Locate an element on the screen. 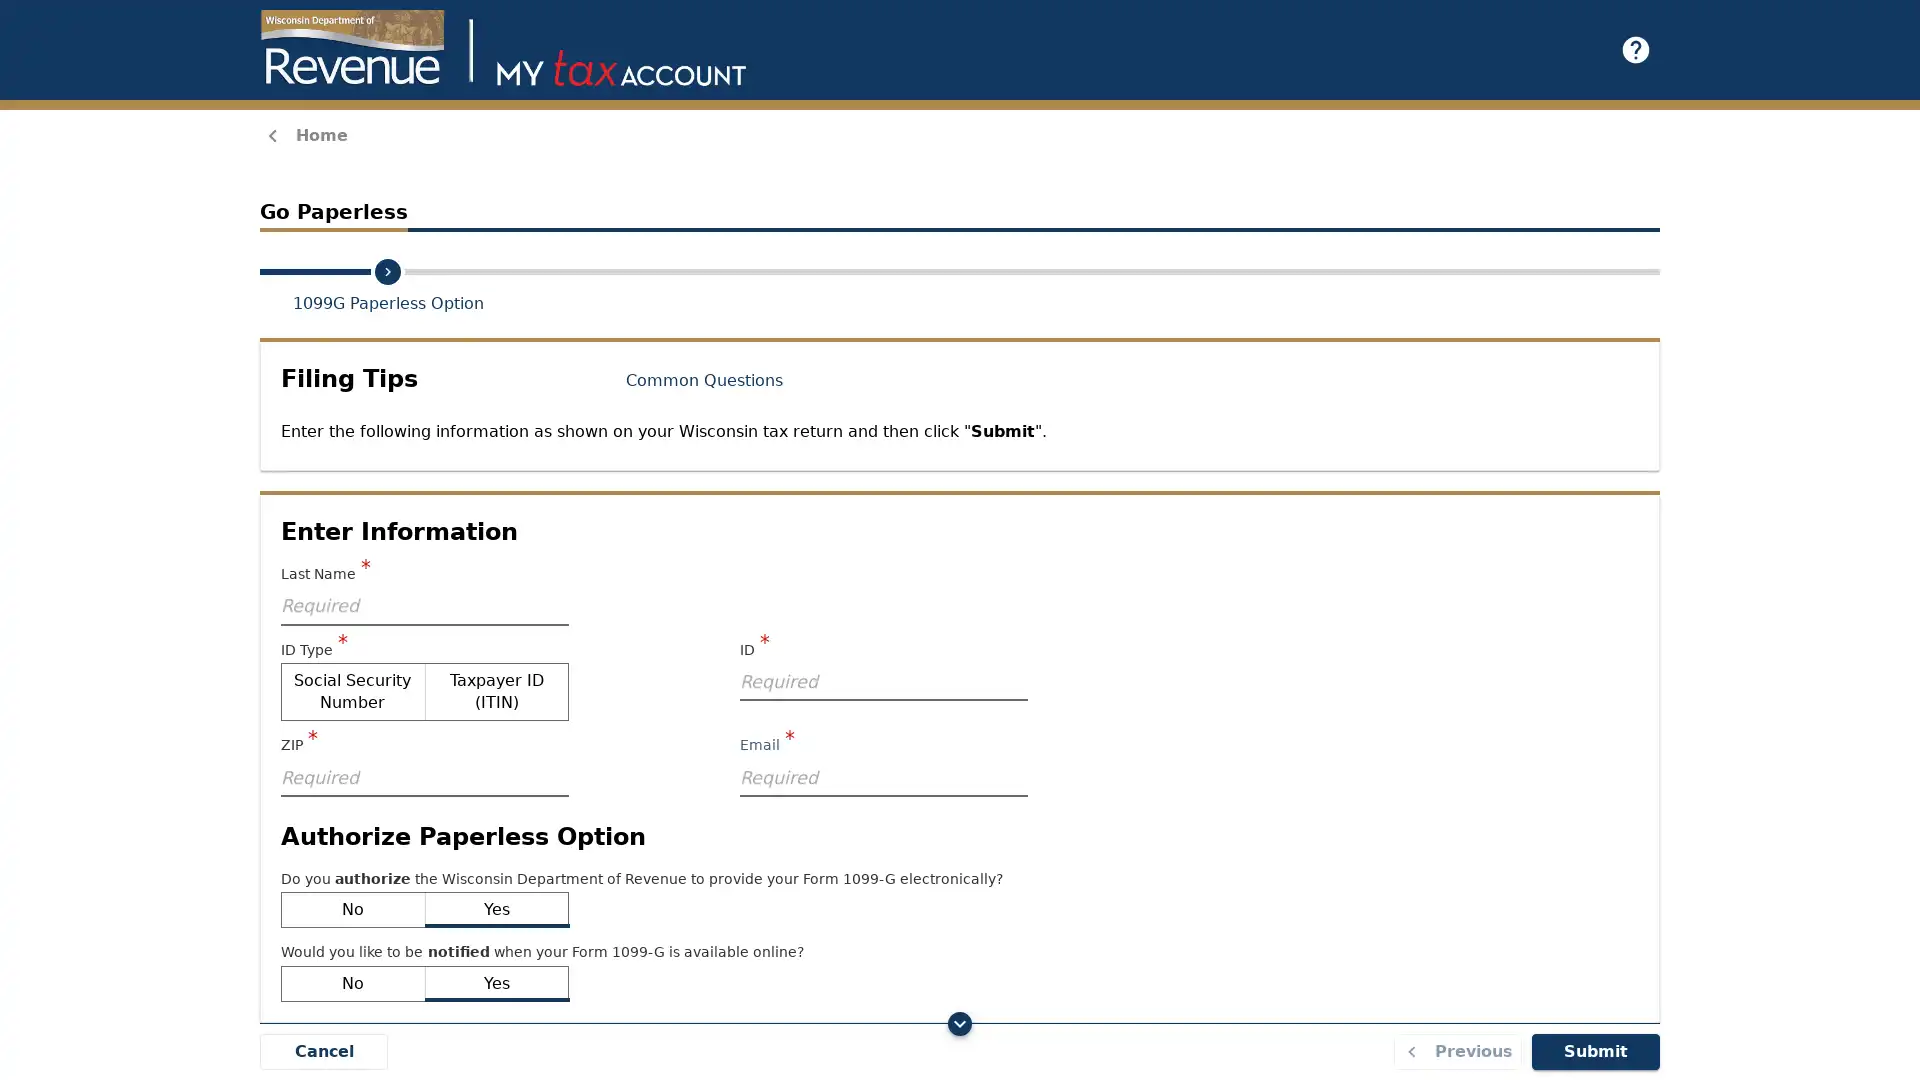  Submit is located at coordinates (1595, 1050).